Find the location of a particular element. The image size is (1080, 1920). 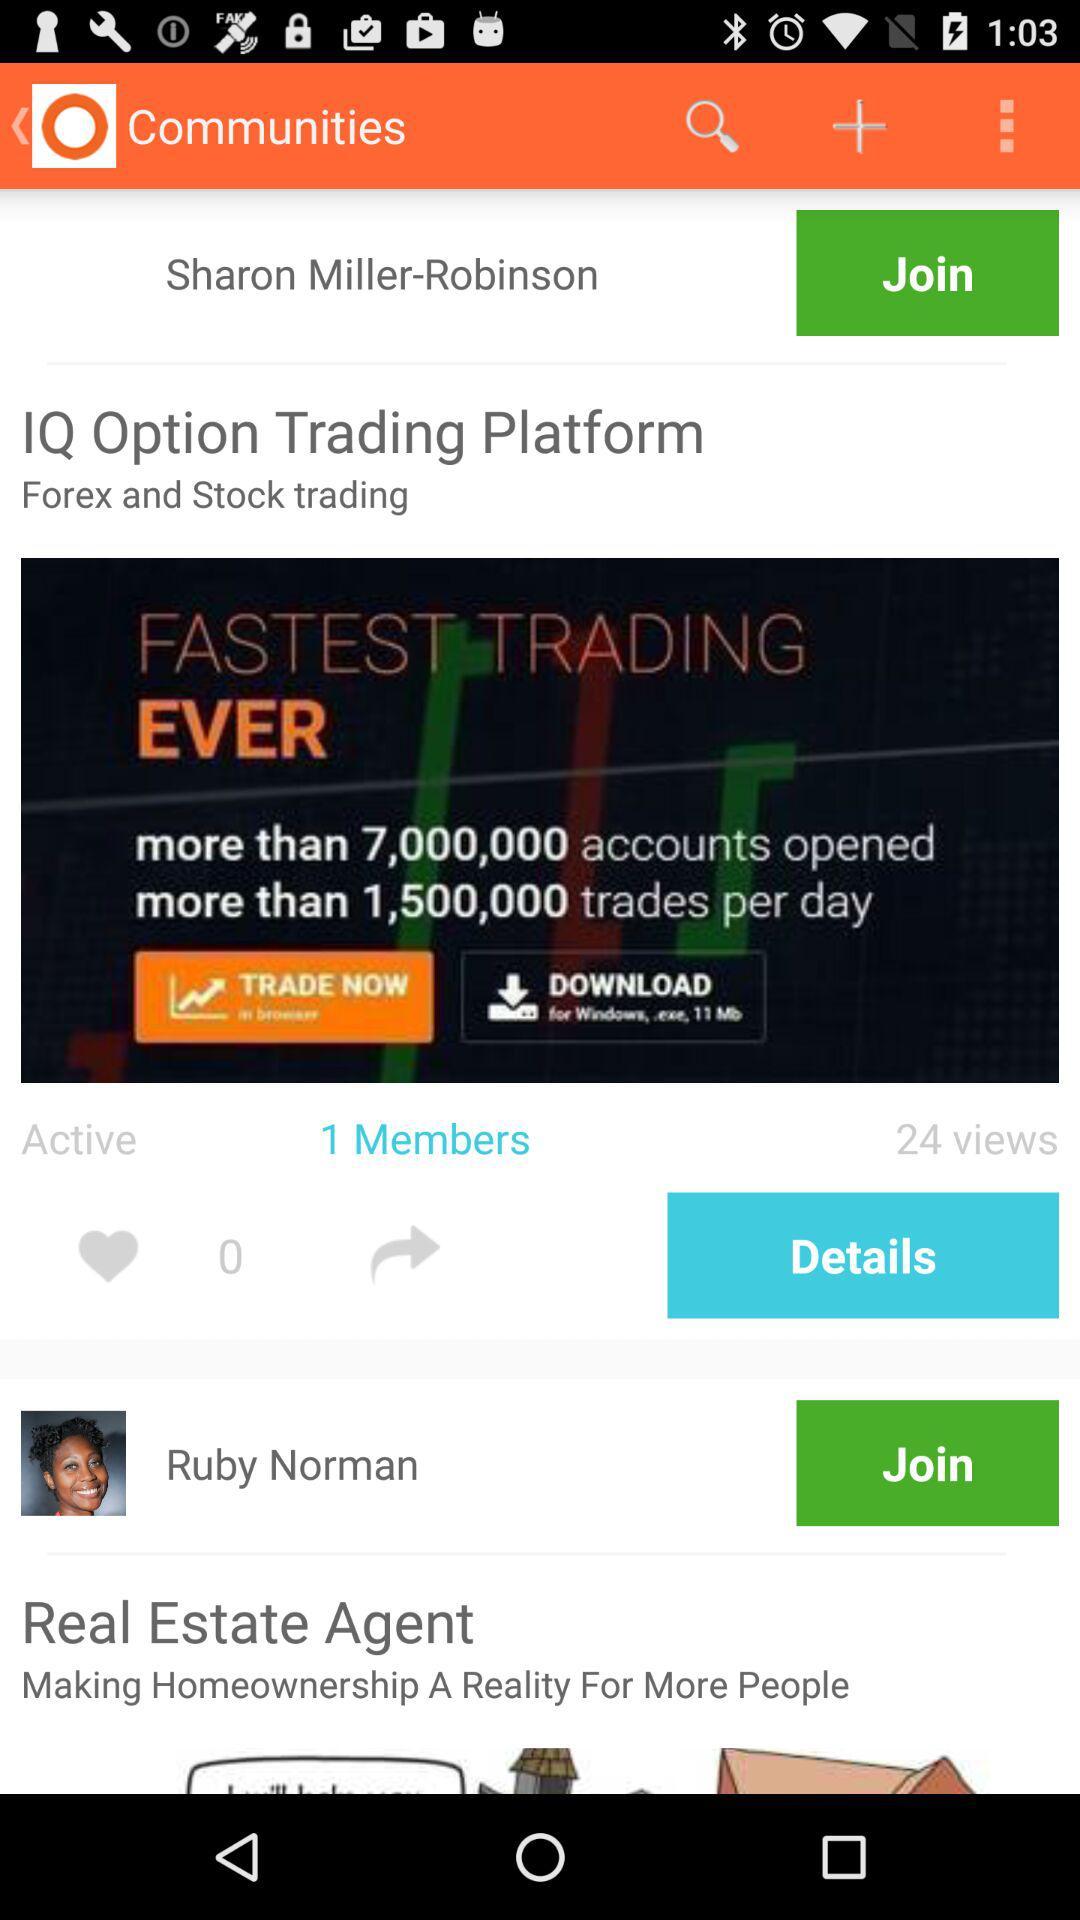

the button above join is located at coordinates (862, 1255).